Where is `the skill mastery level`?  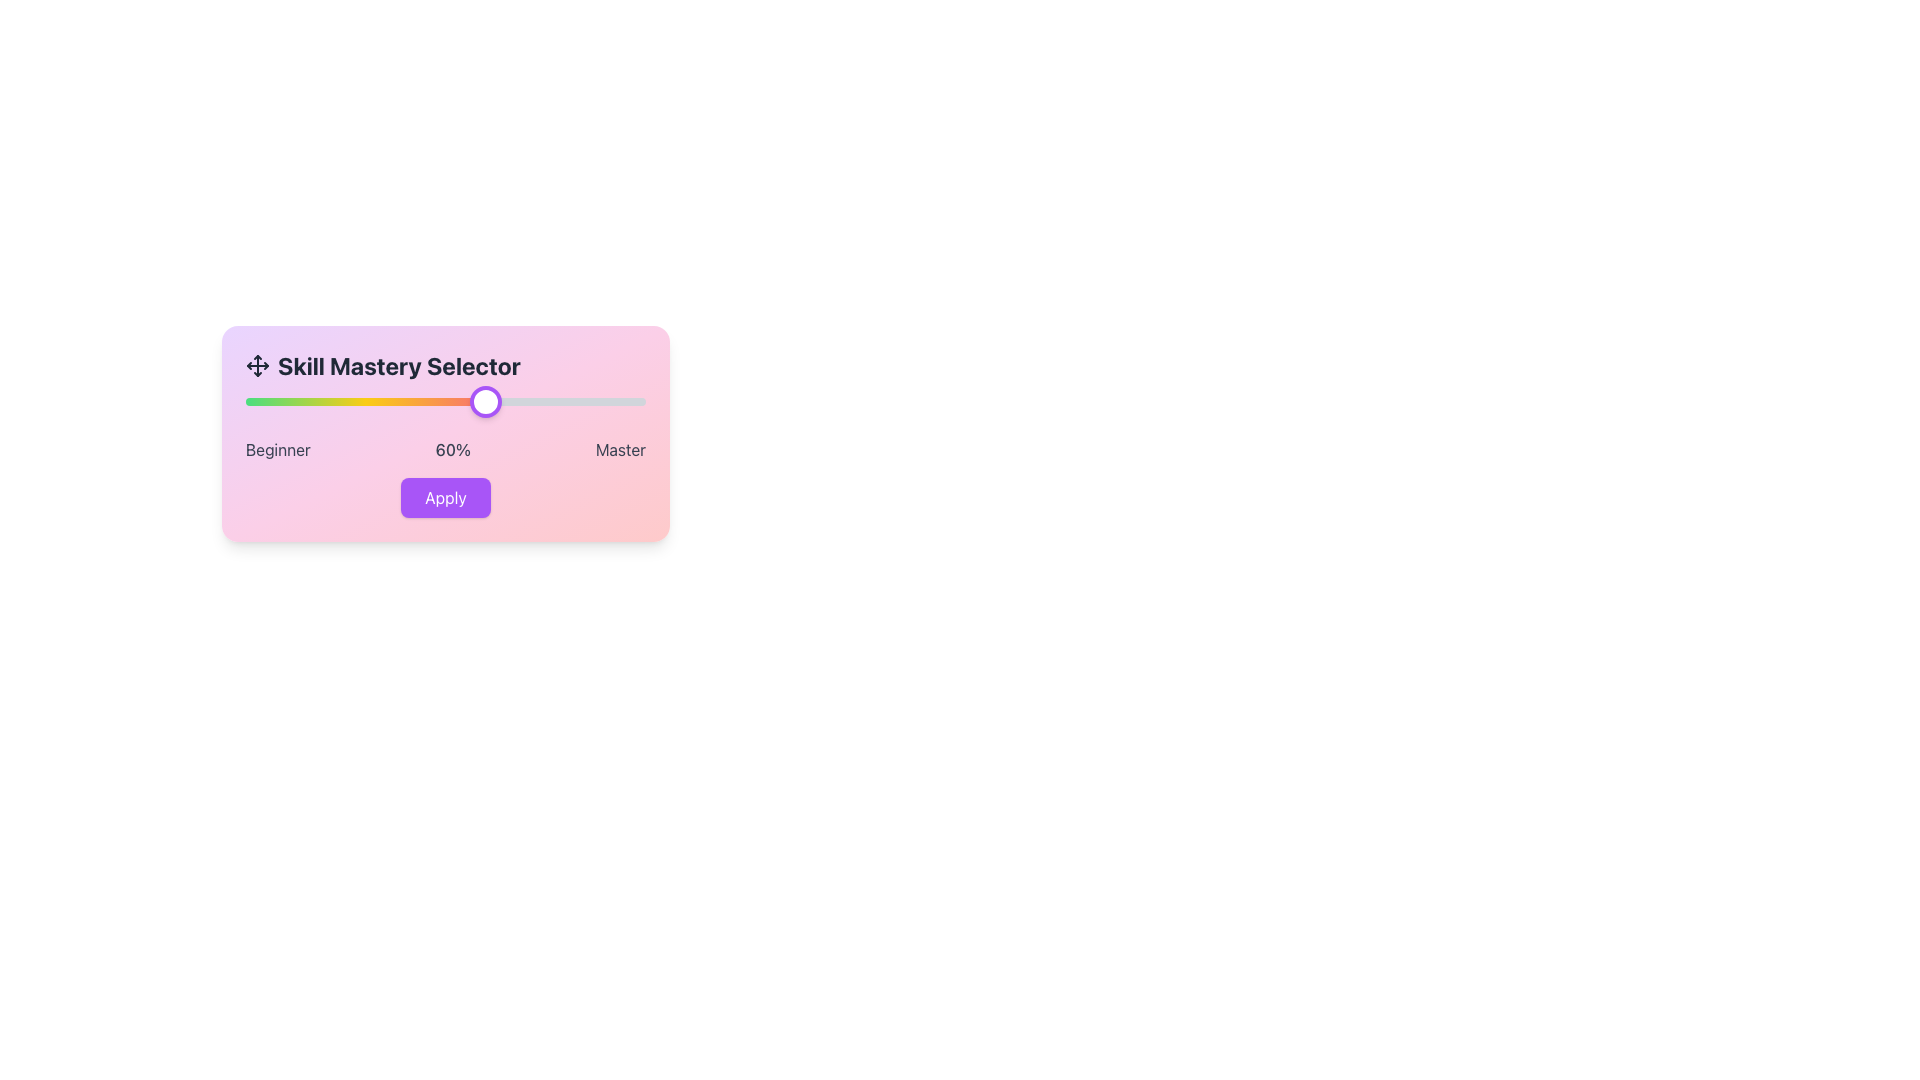 the skill mastery level is located at coordinates (281, 401).